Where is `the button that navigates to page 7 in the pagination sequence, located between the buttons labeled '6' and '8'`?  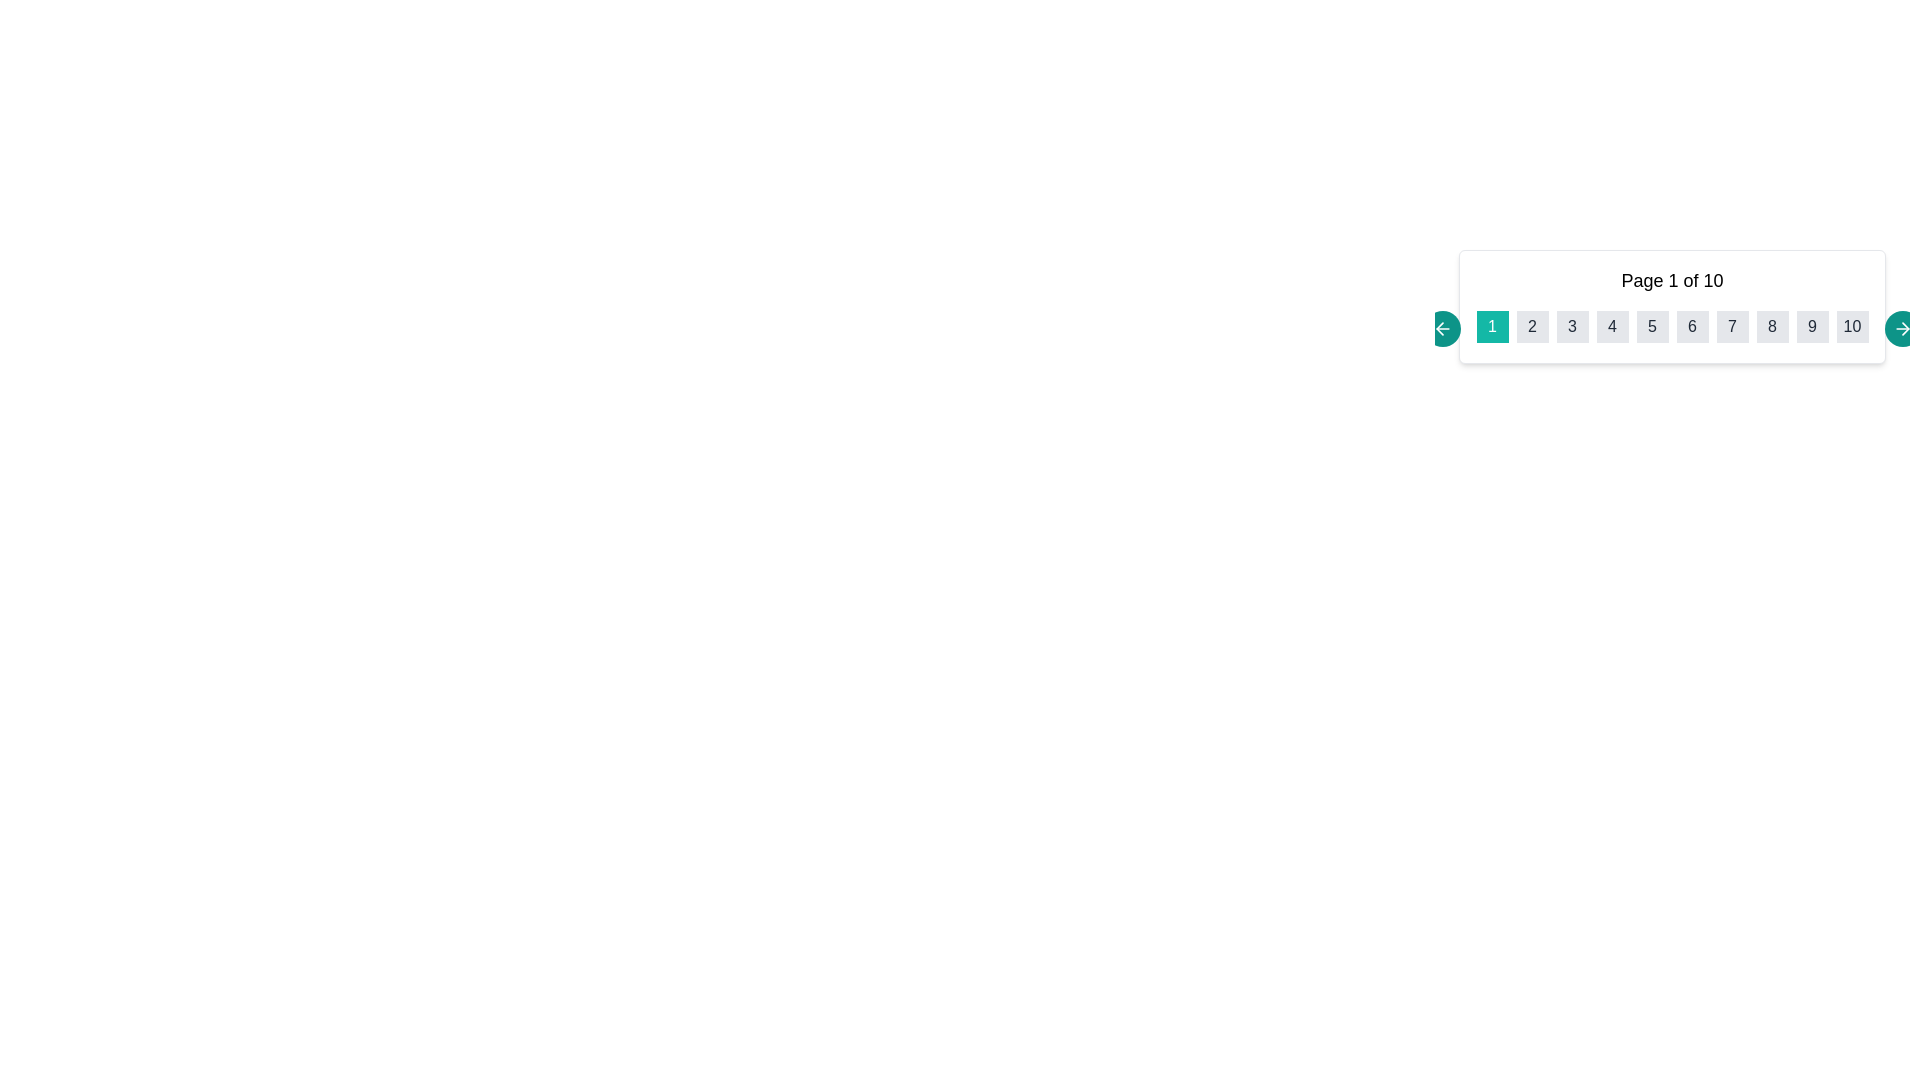 the button that navigates to page 7 in the pagination sequence, located between the buttons labeled '6' and '8' is located at coordinates (1731, 326).